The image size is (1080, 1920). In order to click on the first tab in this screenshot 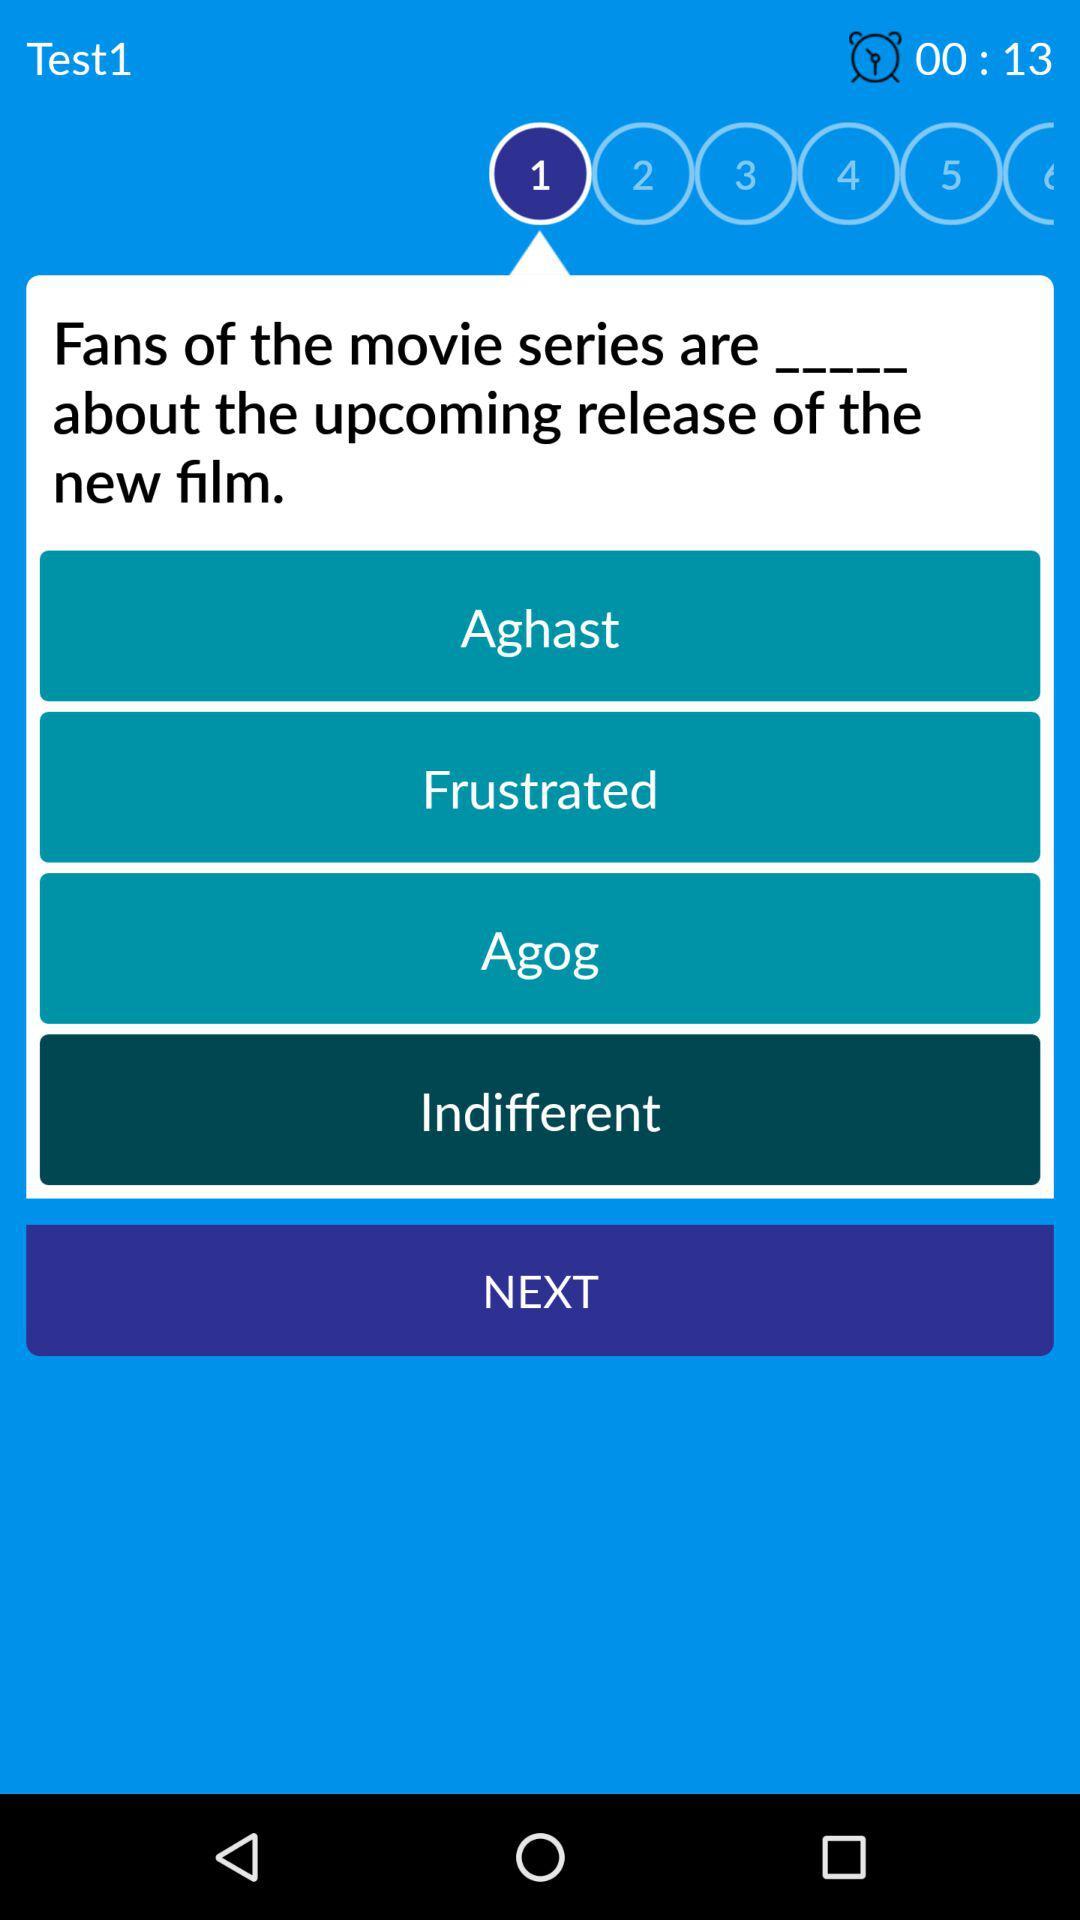, I will do `click(540, 624)`.